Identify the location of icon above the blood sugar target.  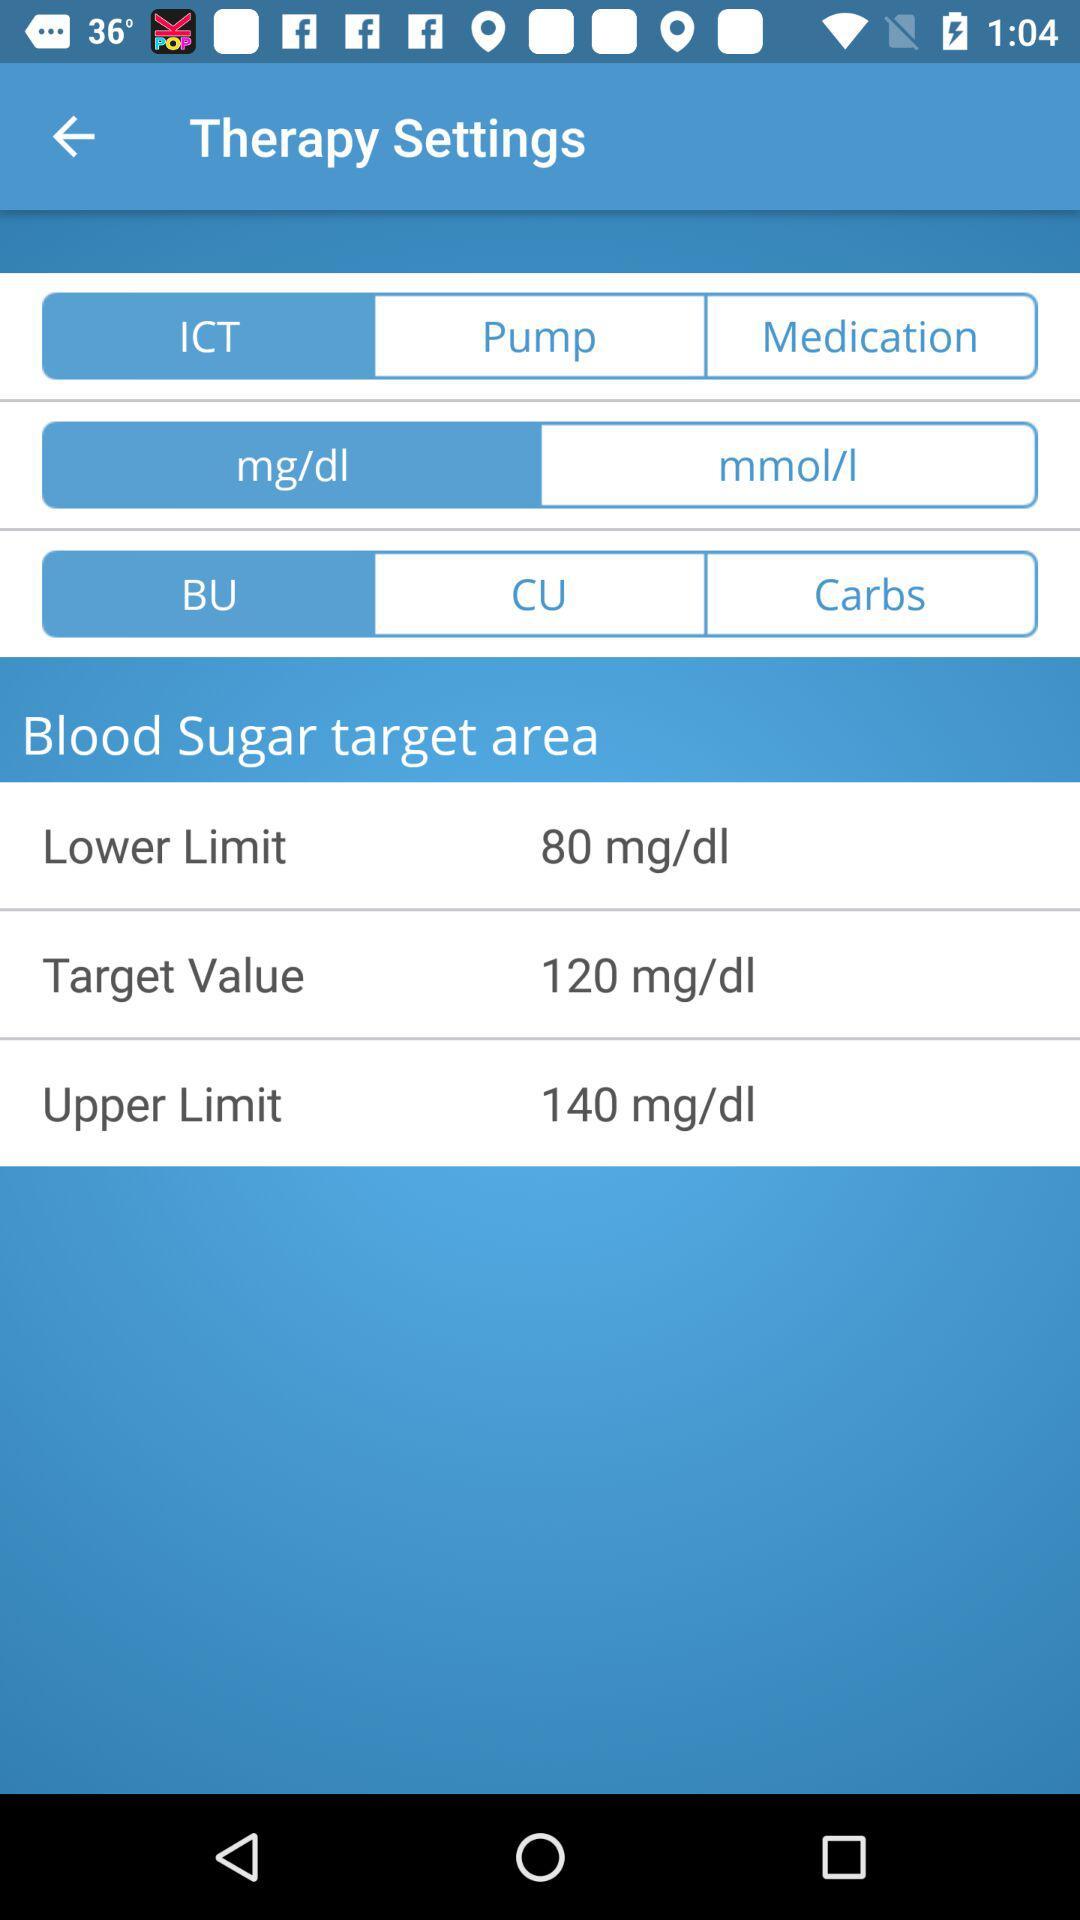
(207, 593).